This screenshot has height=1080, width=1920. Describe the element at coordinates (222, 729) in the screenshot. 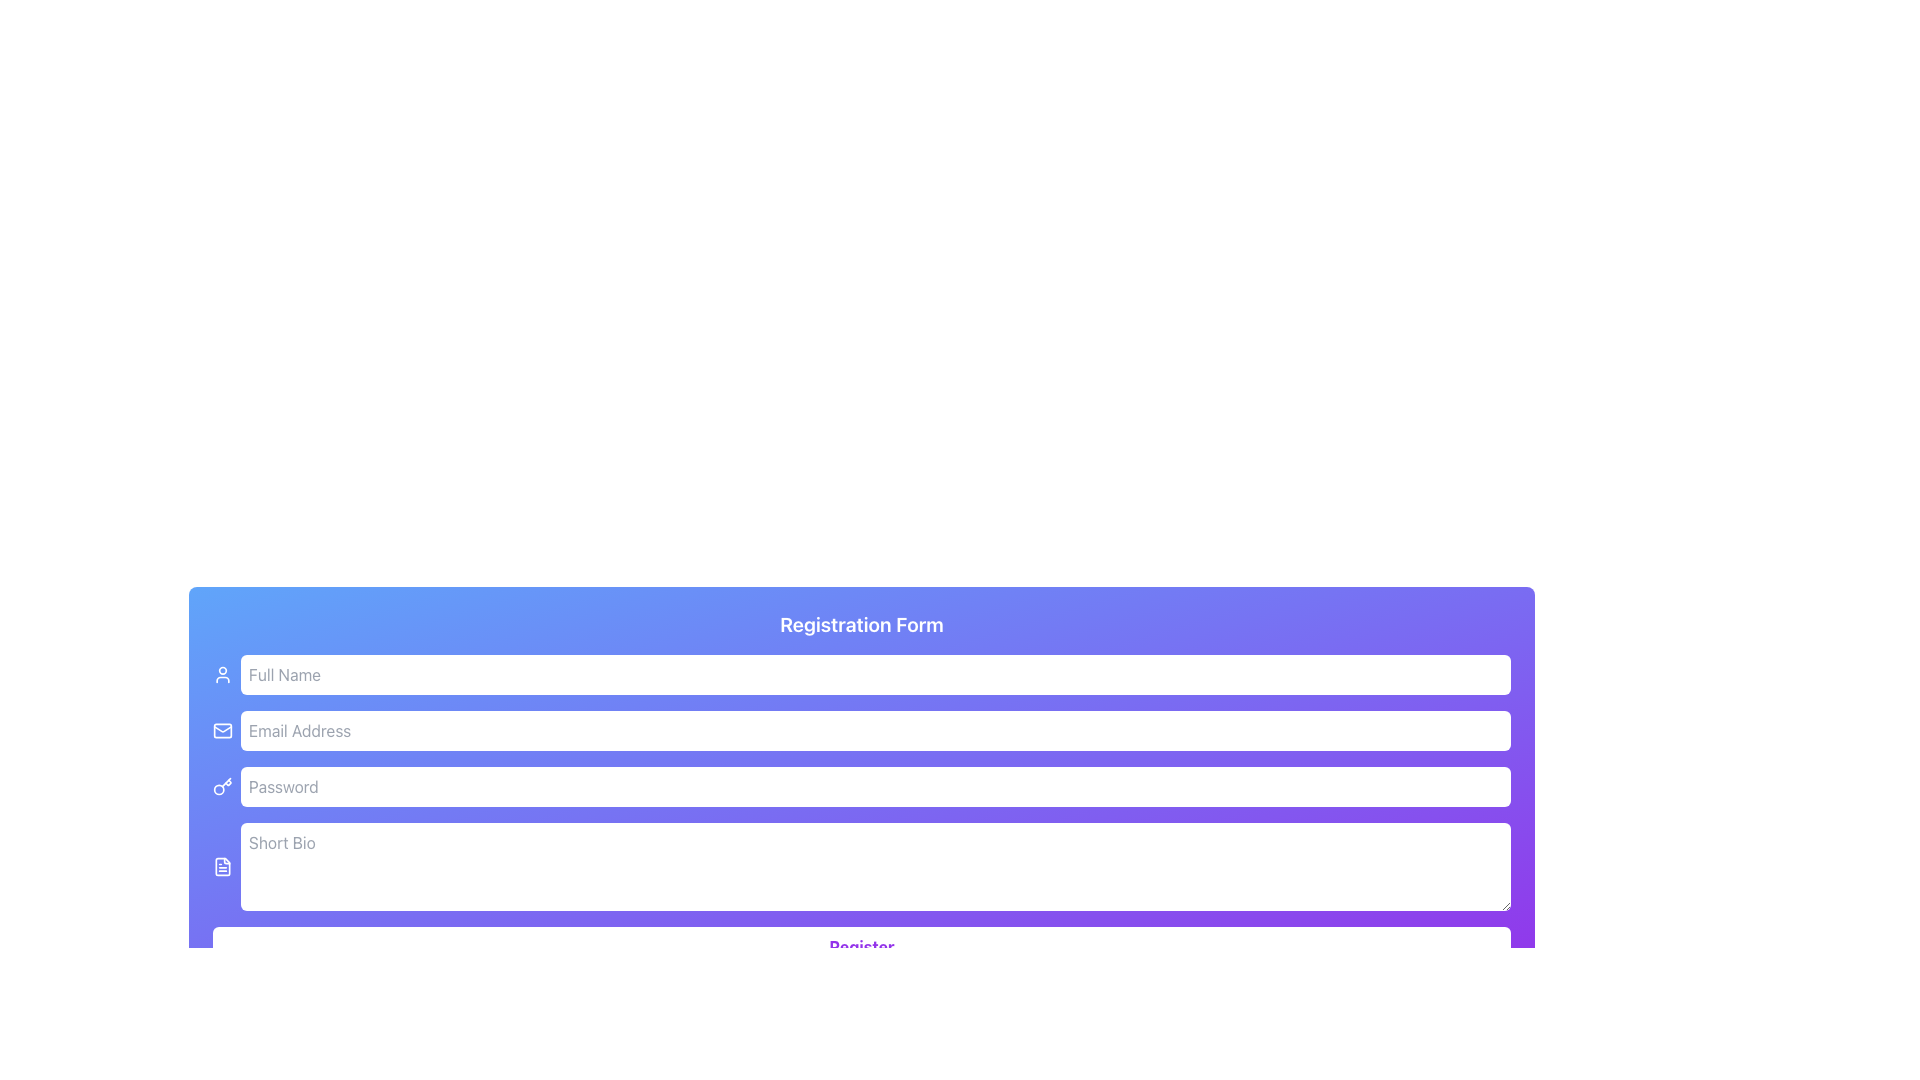

I see `the email icon located to the left of the 'Email Address' input field in the registration interface` at that location.